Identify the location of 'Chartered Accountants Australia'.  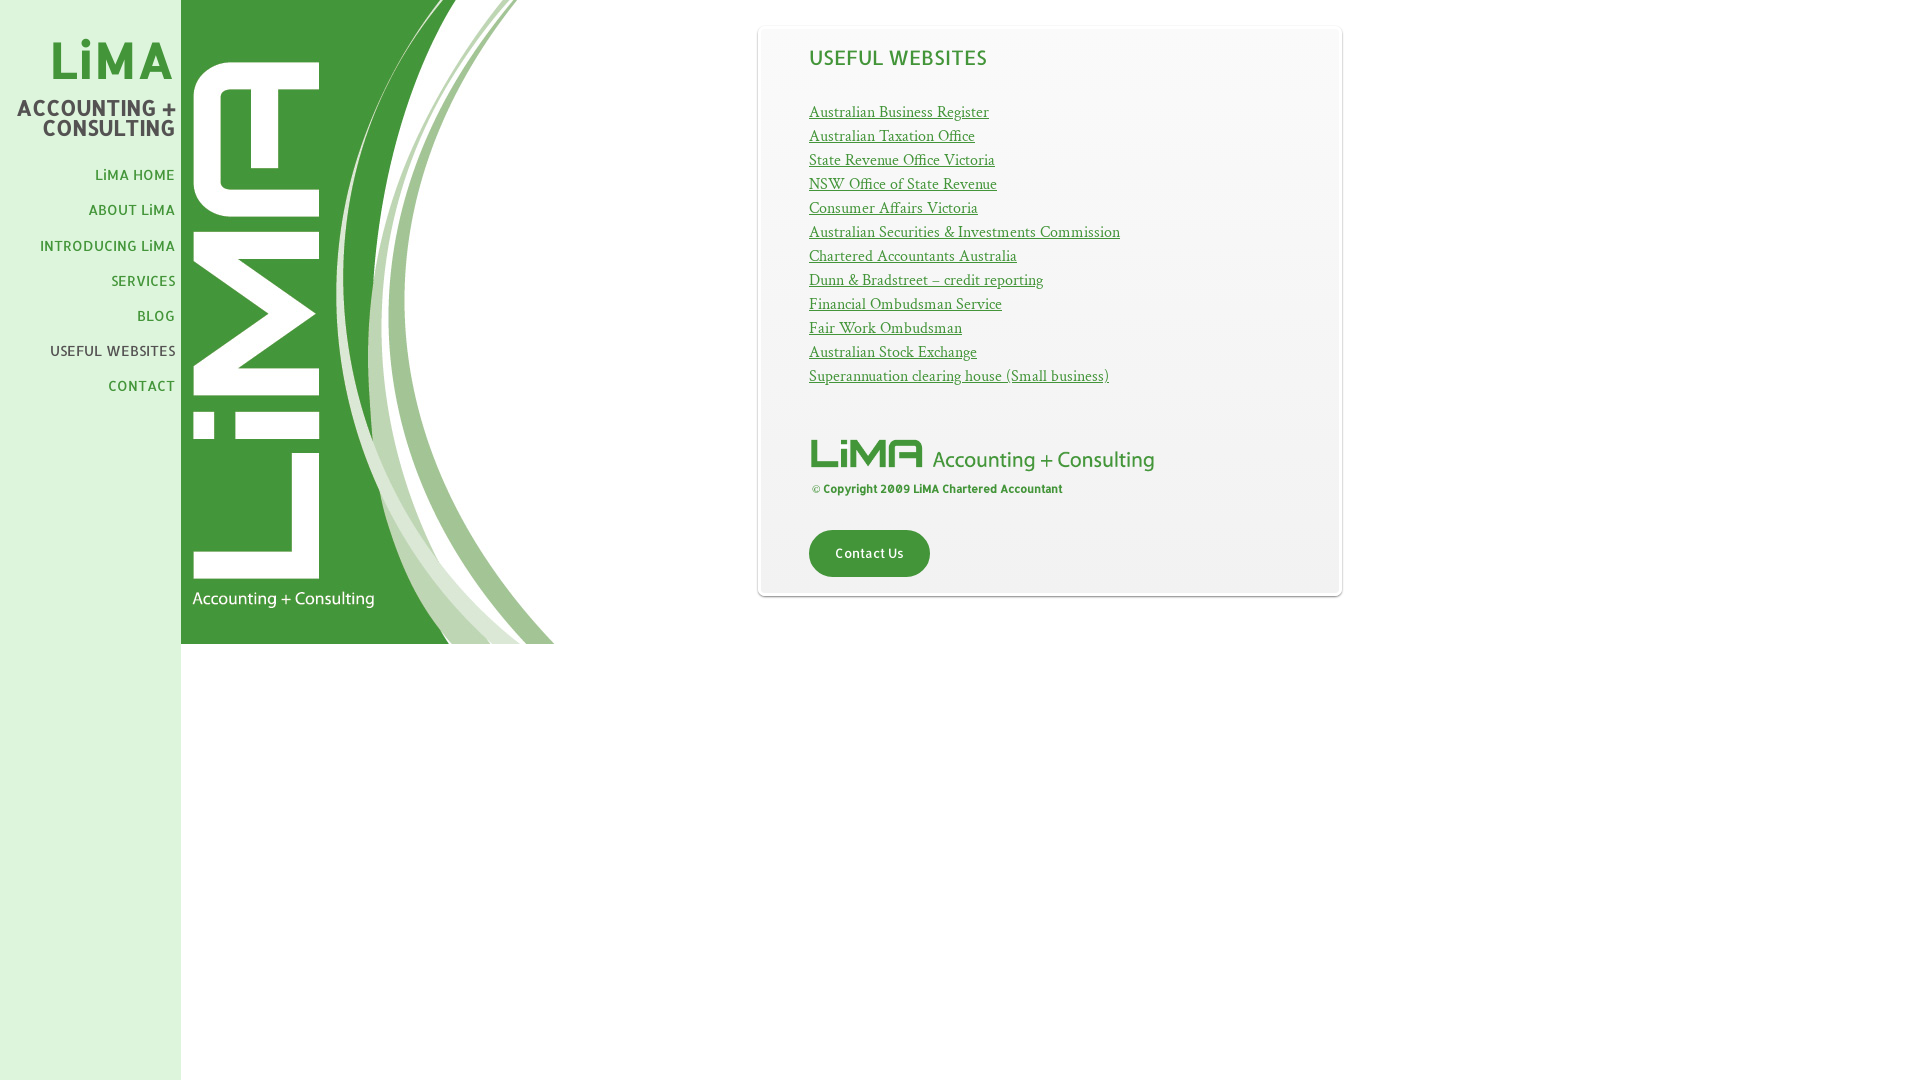
(911, 255).